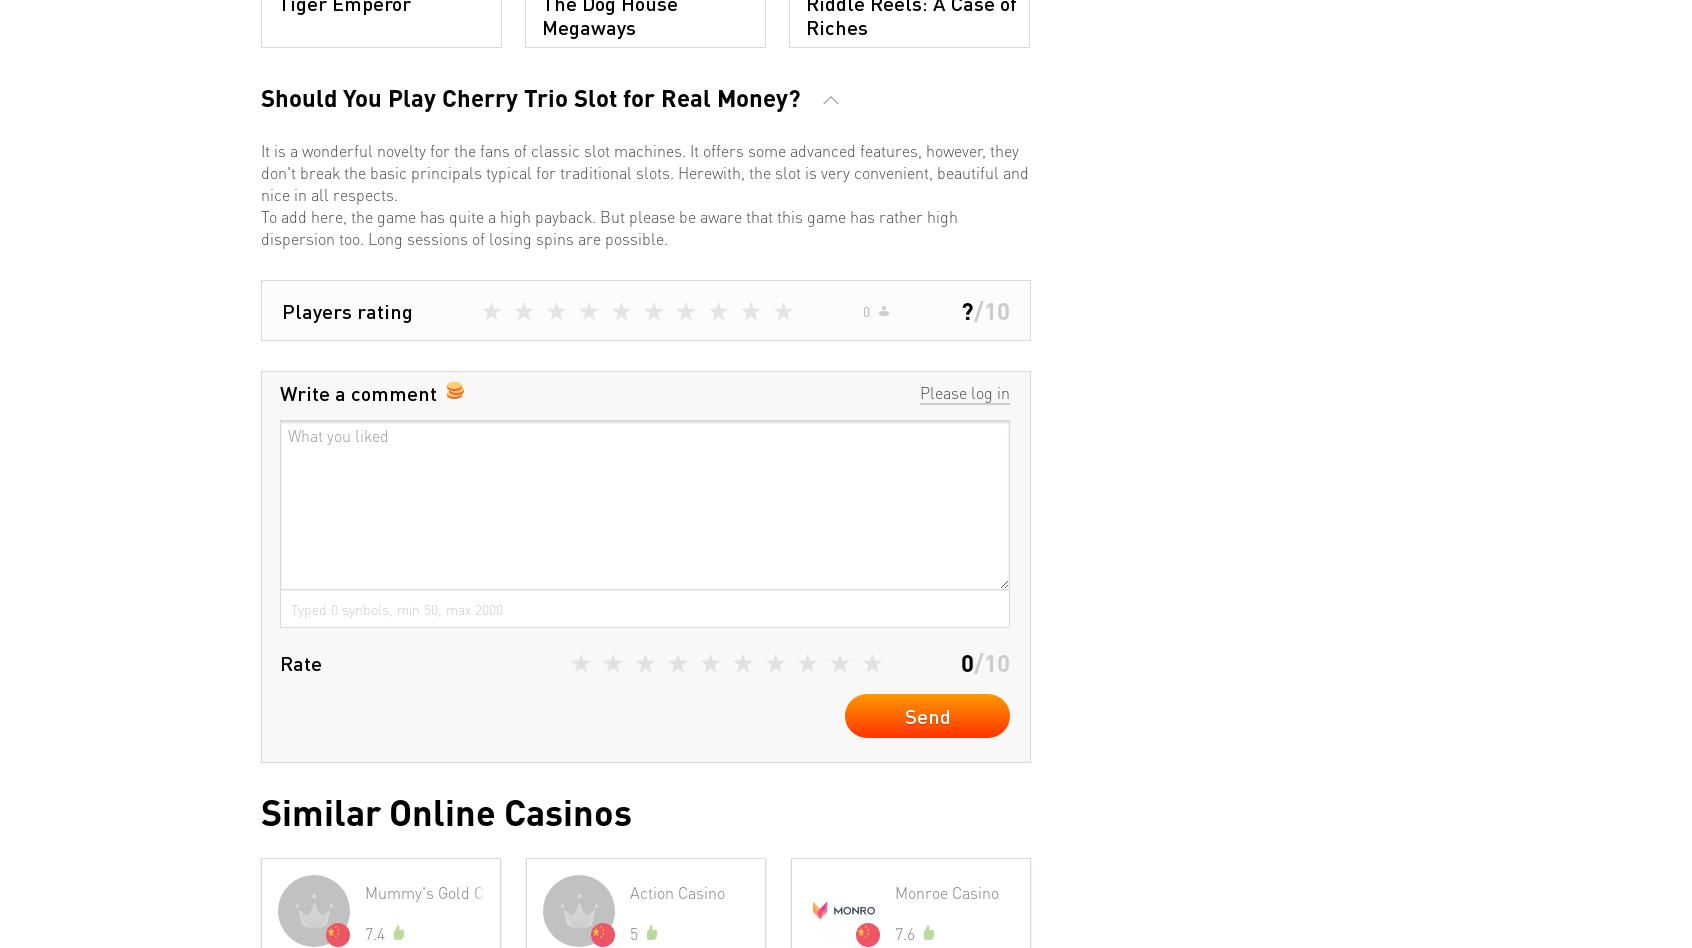 The height and width of the screenshot is (948, 1692). I want to click on 'To add here, the game has quite a high payback. But please be aware that this game has rather high dispersion too. Long sessions of losing spins are possible.', so click(608, 225).